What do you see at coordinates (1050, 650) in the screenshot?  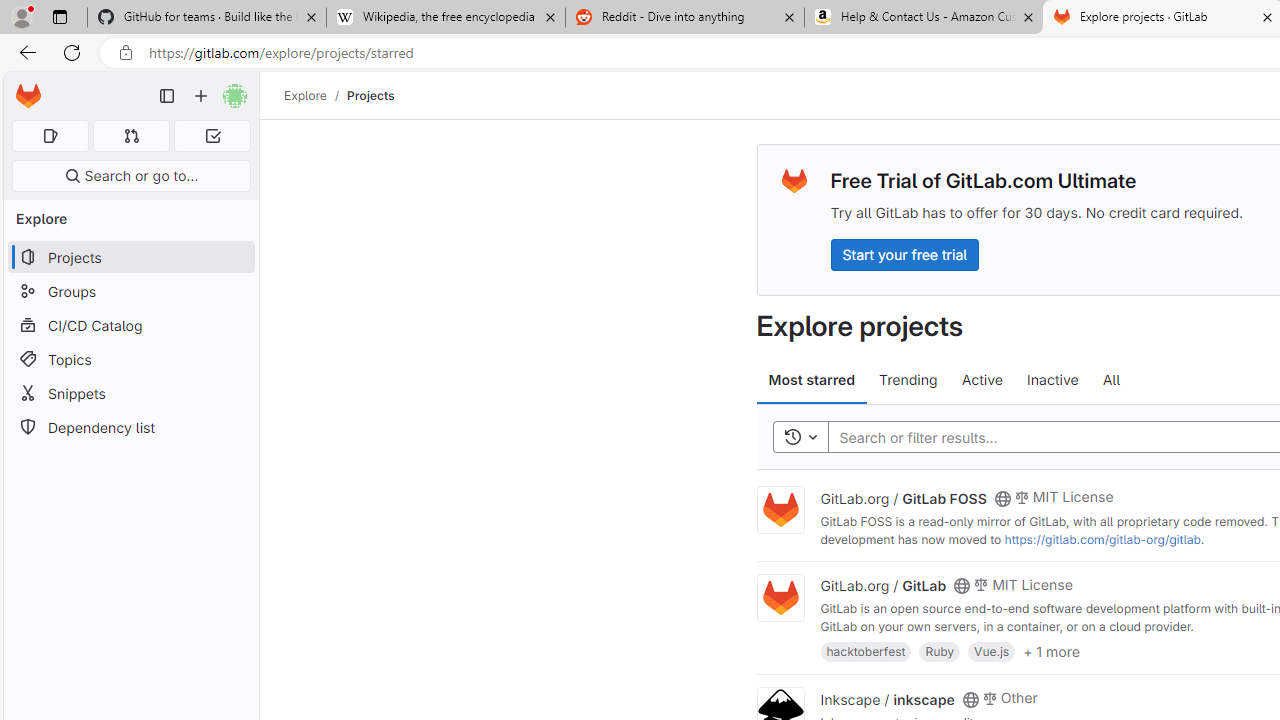 I see `'+ 1 more'` at bounding box center [1050, 650].